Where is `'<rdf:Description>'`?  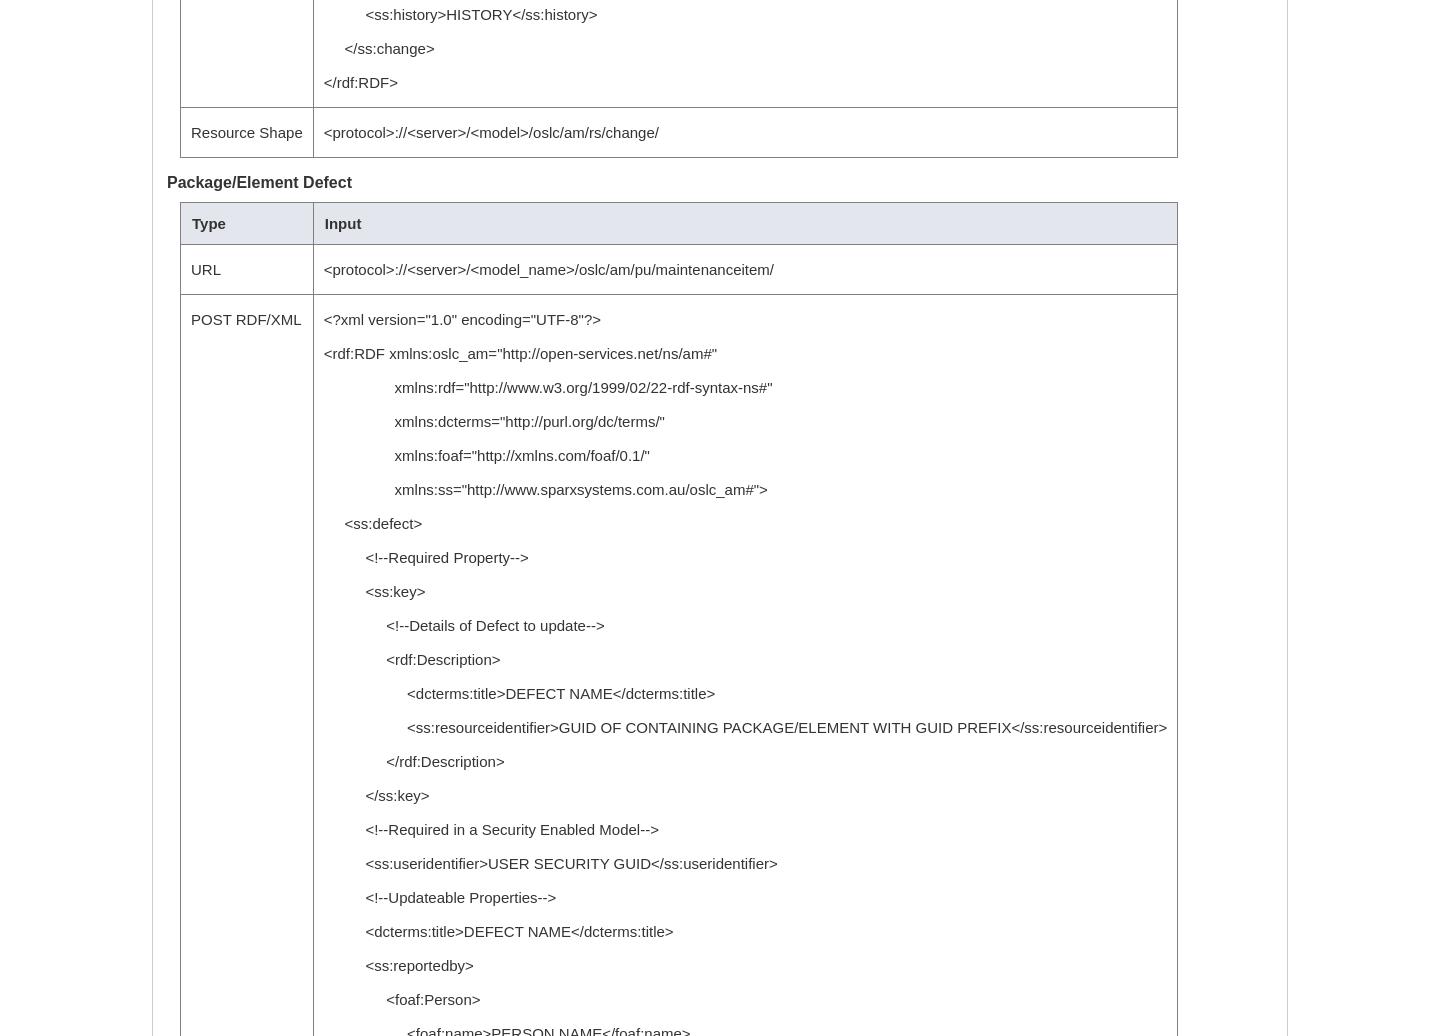 '<rdf:Description>' is located at coordinates (410, 659).